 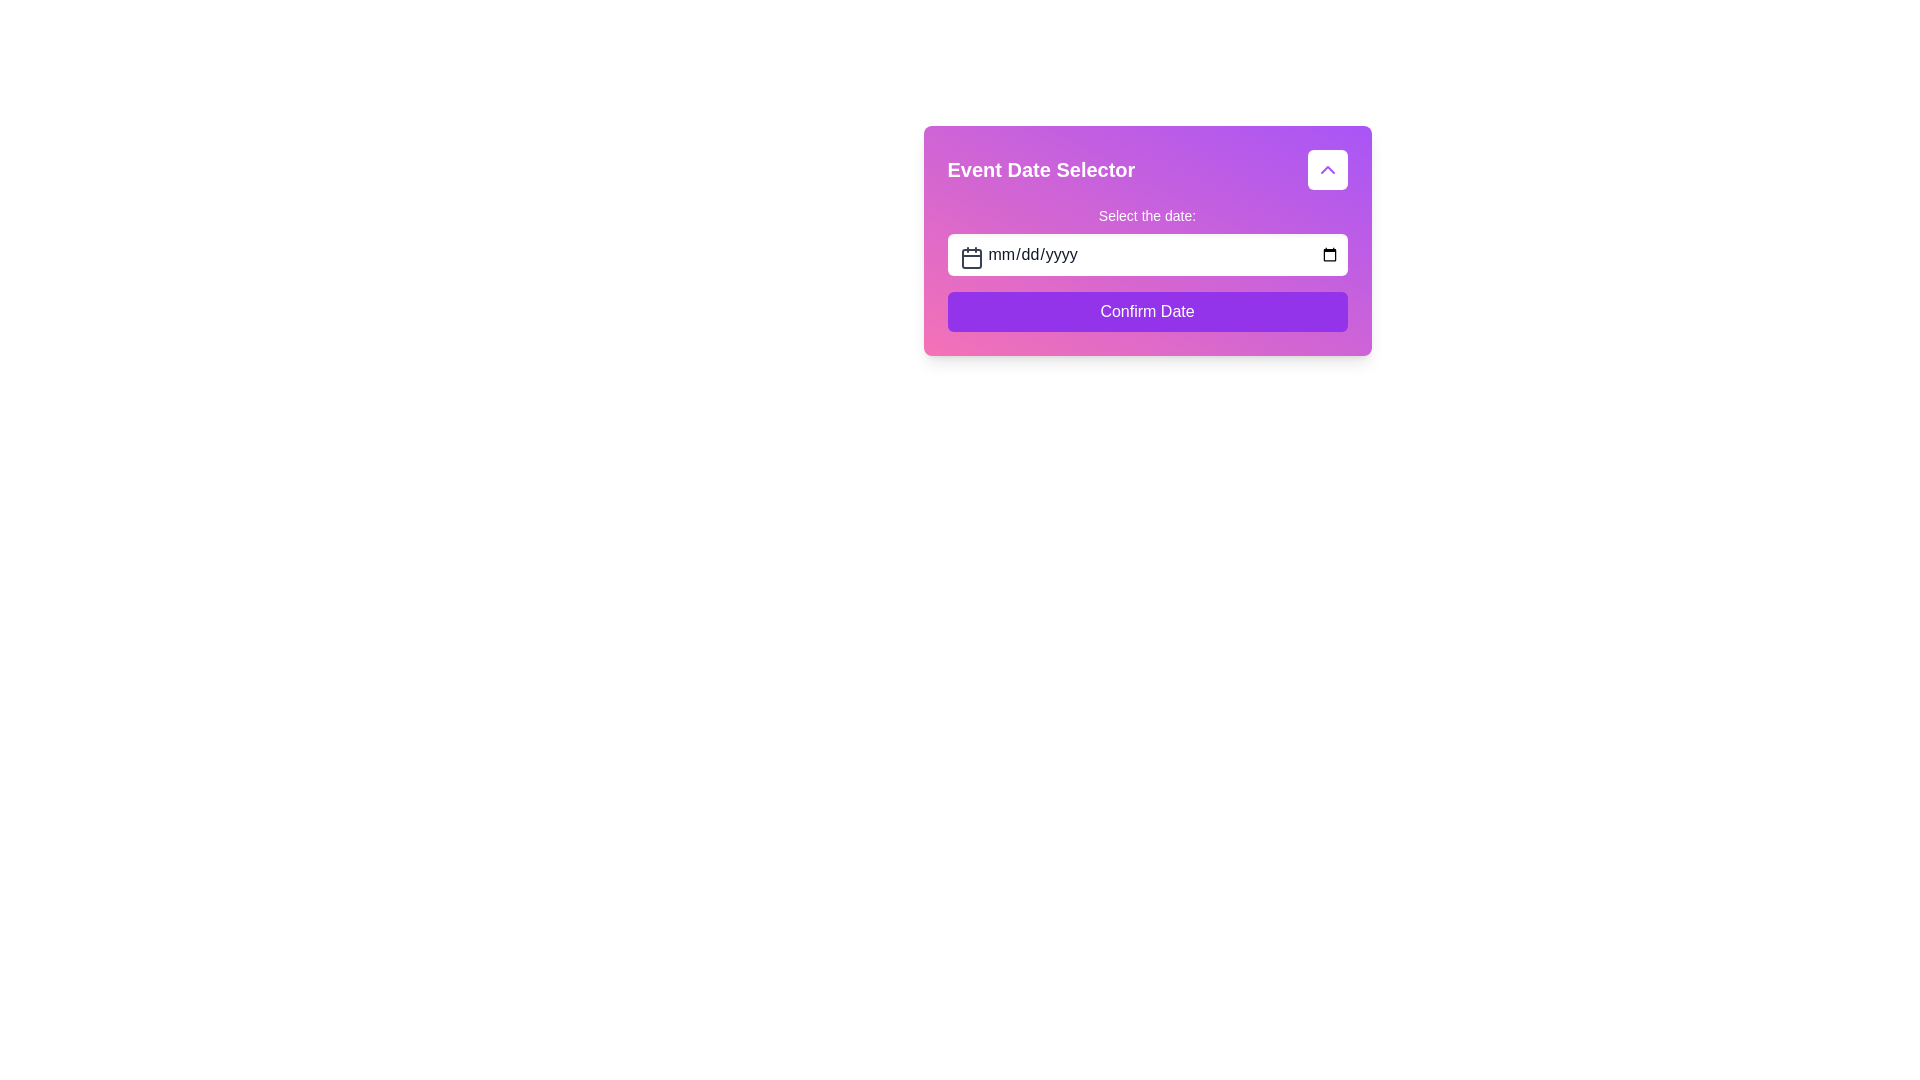 What do you see at coordinates (1147, 312) in the screenshot?
I see `the 'Confirm Date' button, which is a rectangular button with a purple background and white text` at bounding box center [1147, 312].